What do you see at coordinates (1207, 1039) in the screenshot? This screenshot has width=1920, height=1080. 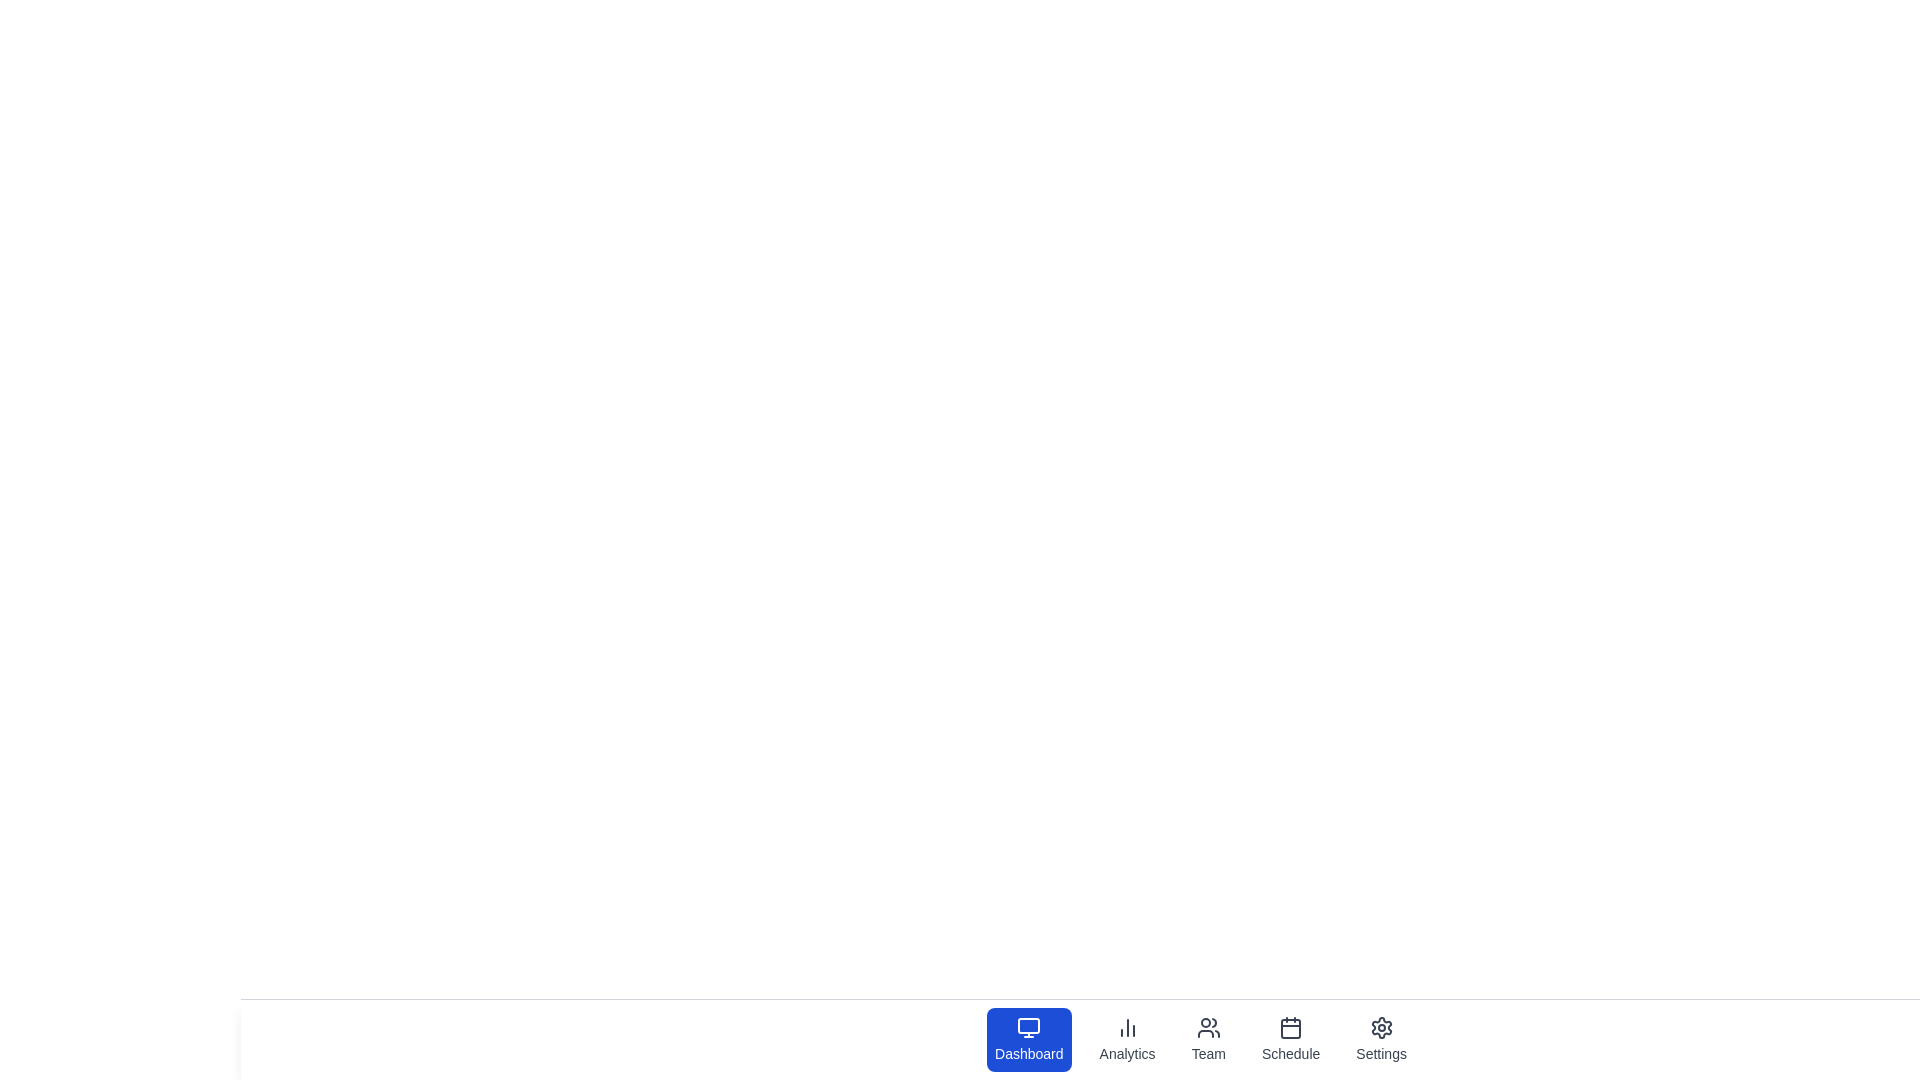 I see `the tab labeled Team by clicking on its icon or label` at bounding box center [1207, 1039].